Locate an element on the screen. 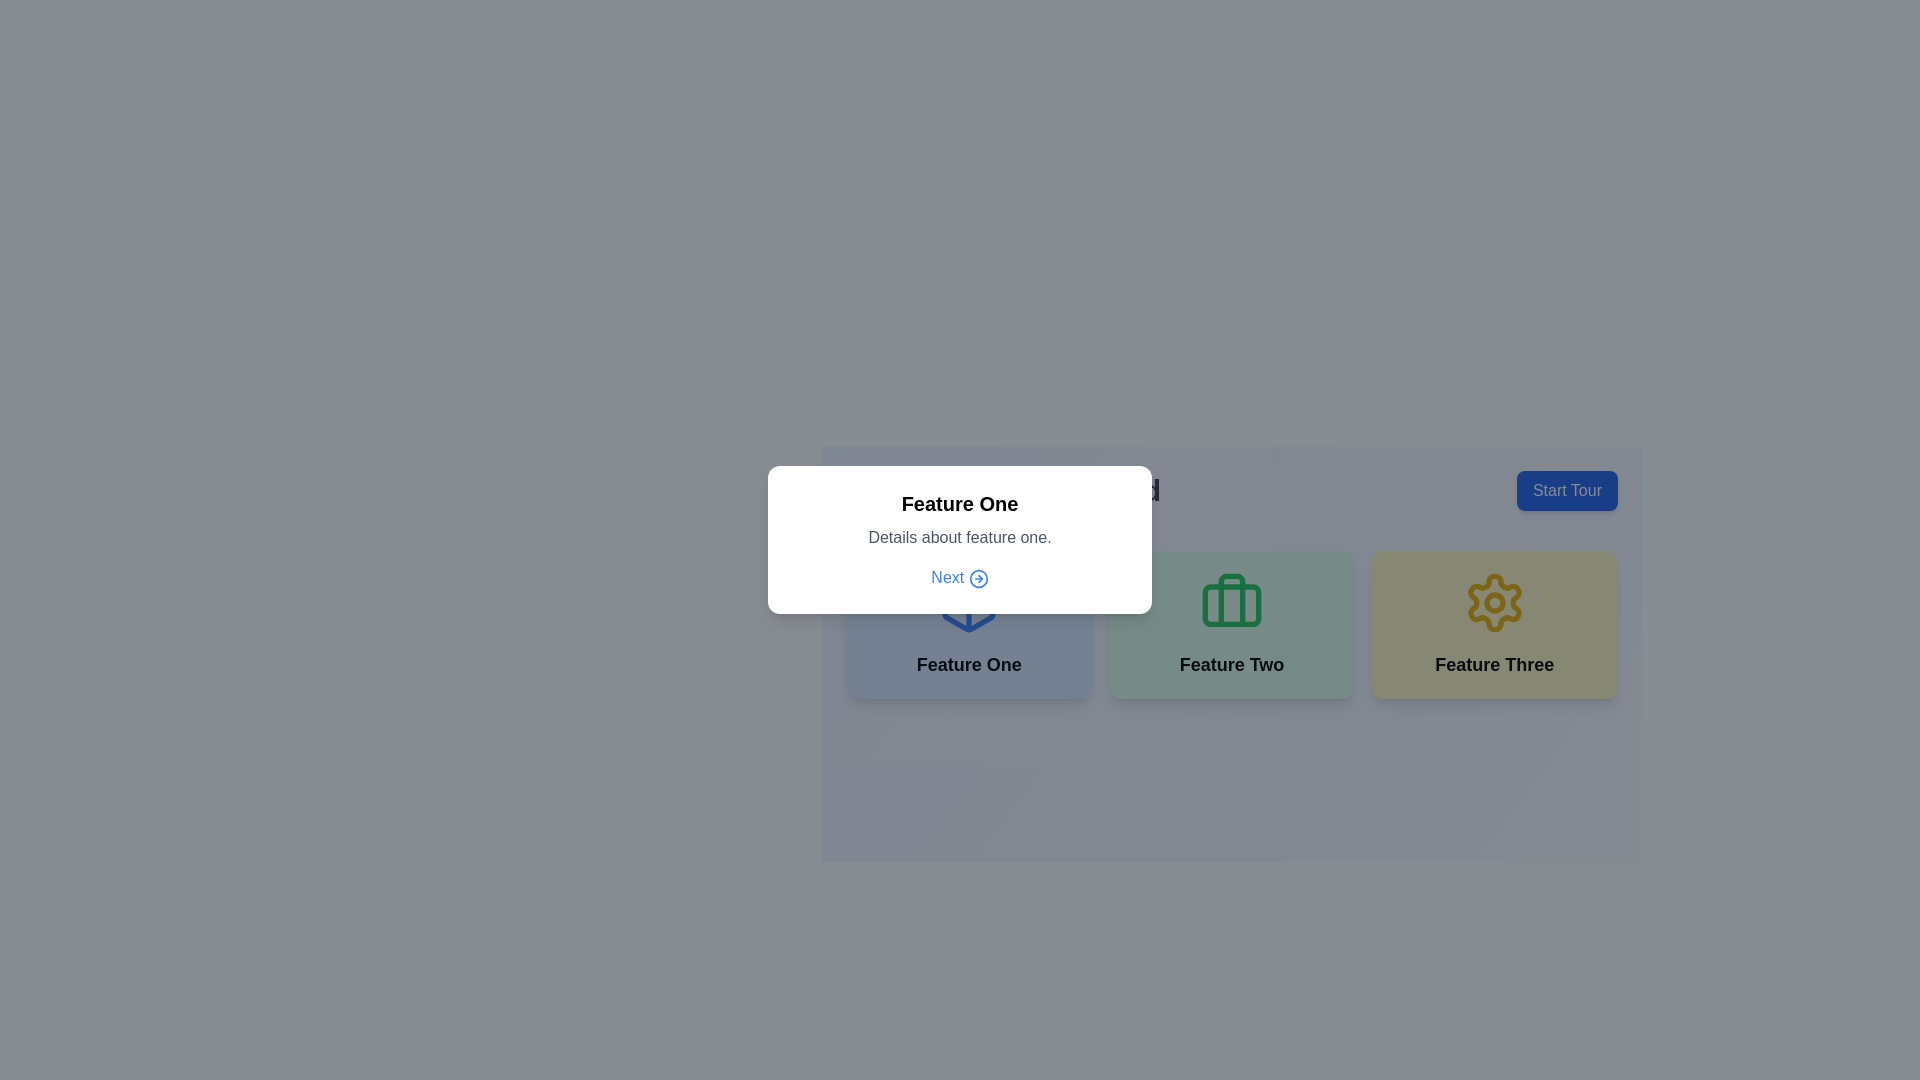  the button that starts the guided tour, located in the right section of the interface aligned with the 'Interactive Dashboard' heading is located at coordinates (1566, 490).